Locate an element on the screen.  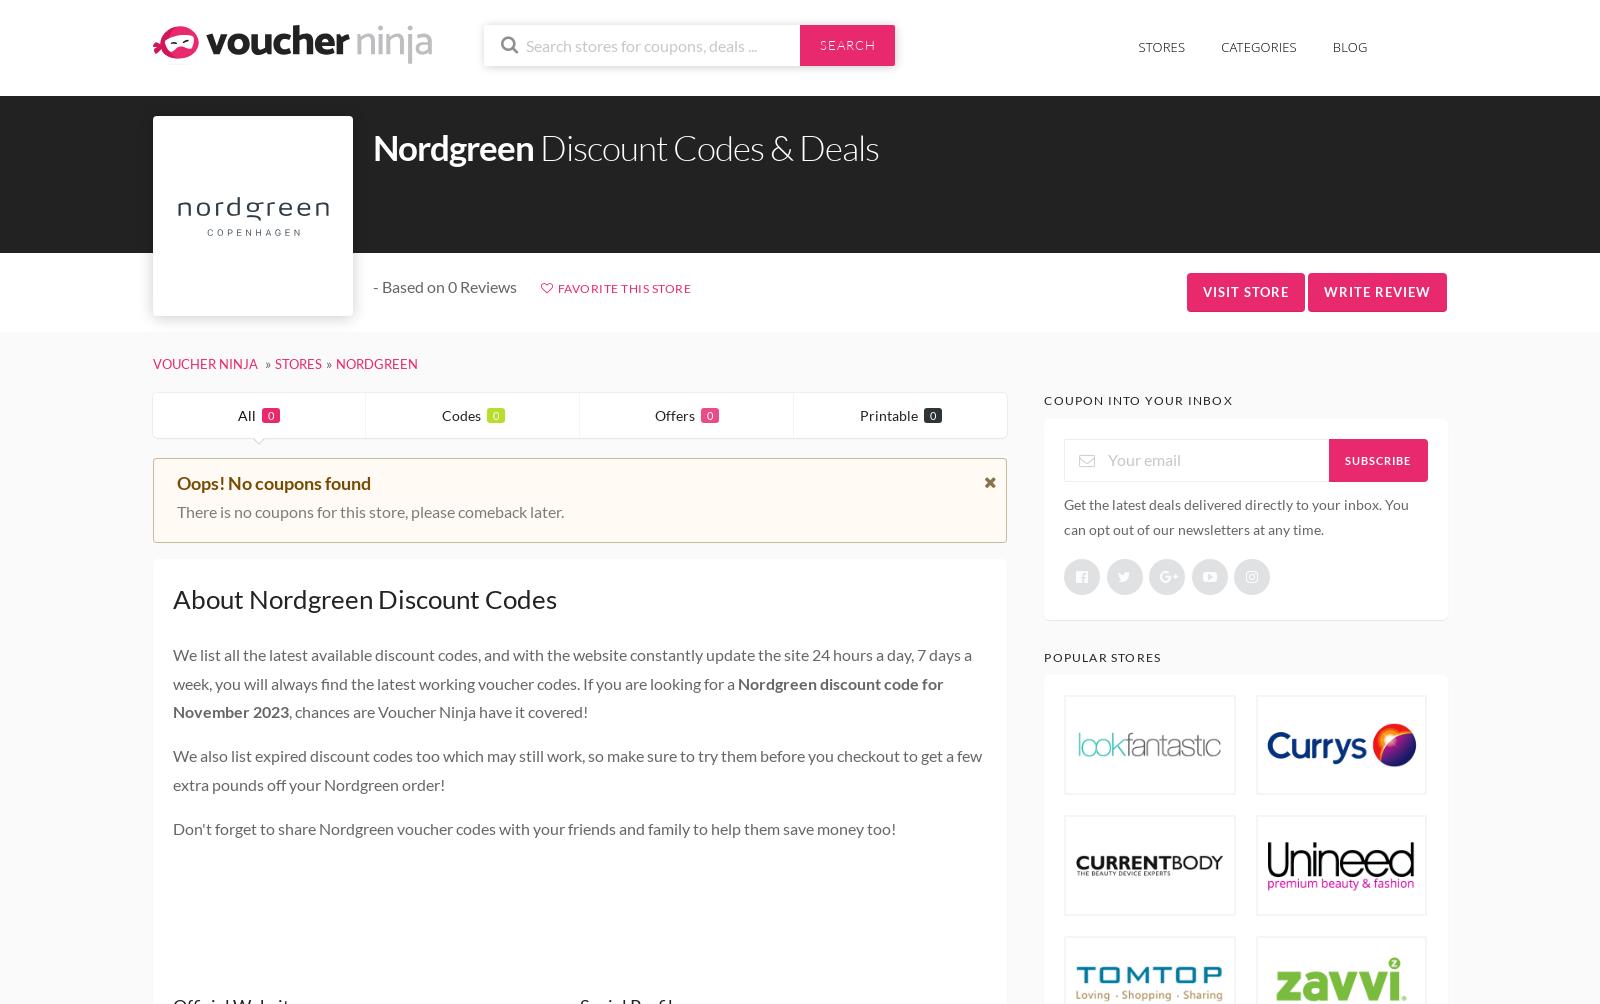
'Printable' is located at coordinates (887, 413).